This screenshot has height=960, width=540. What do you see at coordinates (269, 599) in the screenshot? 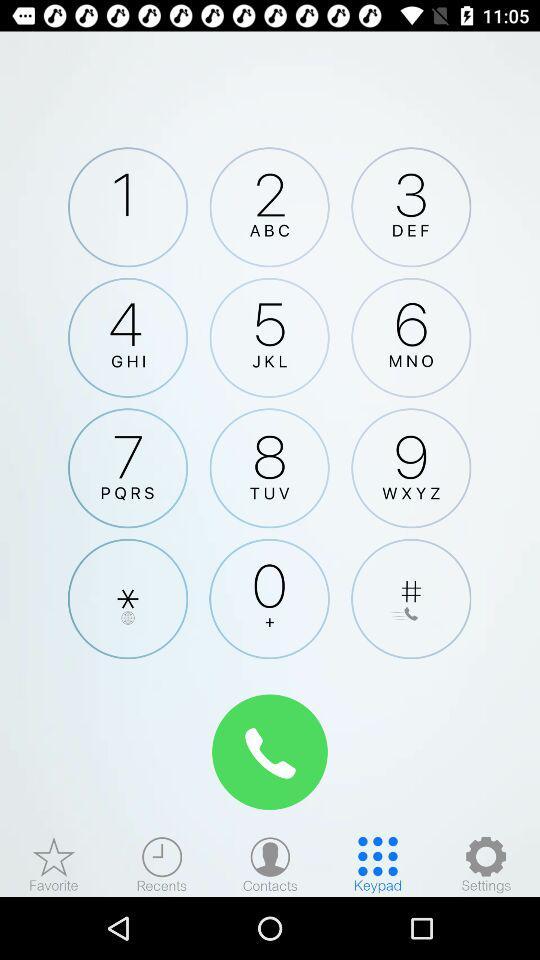
I see `0 button or sign` at bounding box center [269, 599].